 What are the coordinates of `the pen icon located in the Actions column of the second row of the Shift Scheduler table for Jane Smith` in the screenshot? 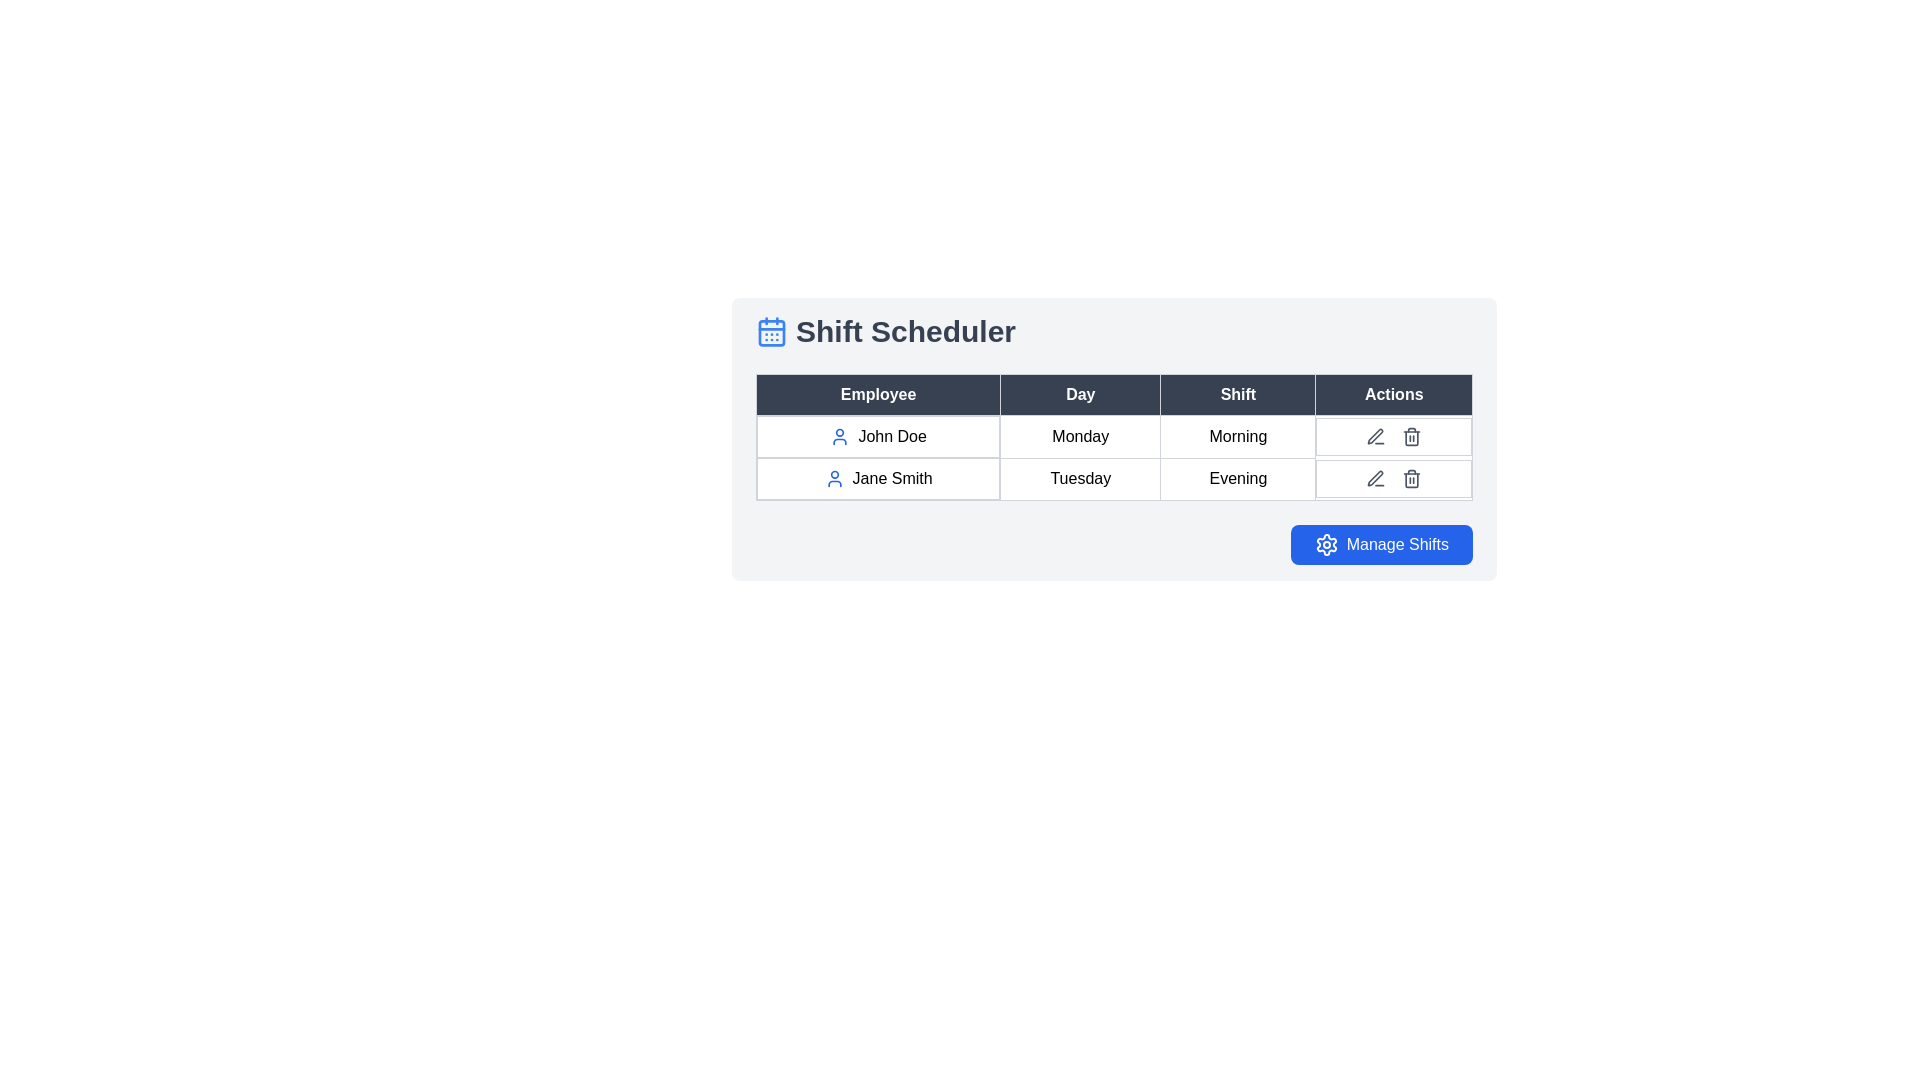 It's located at (1374, 478).